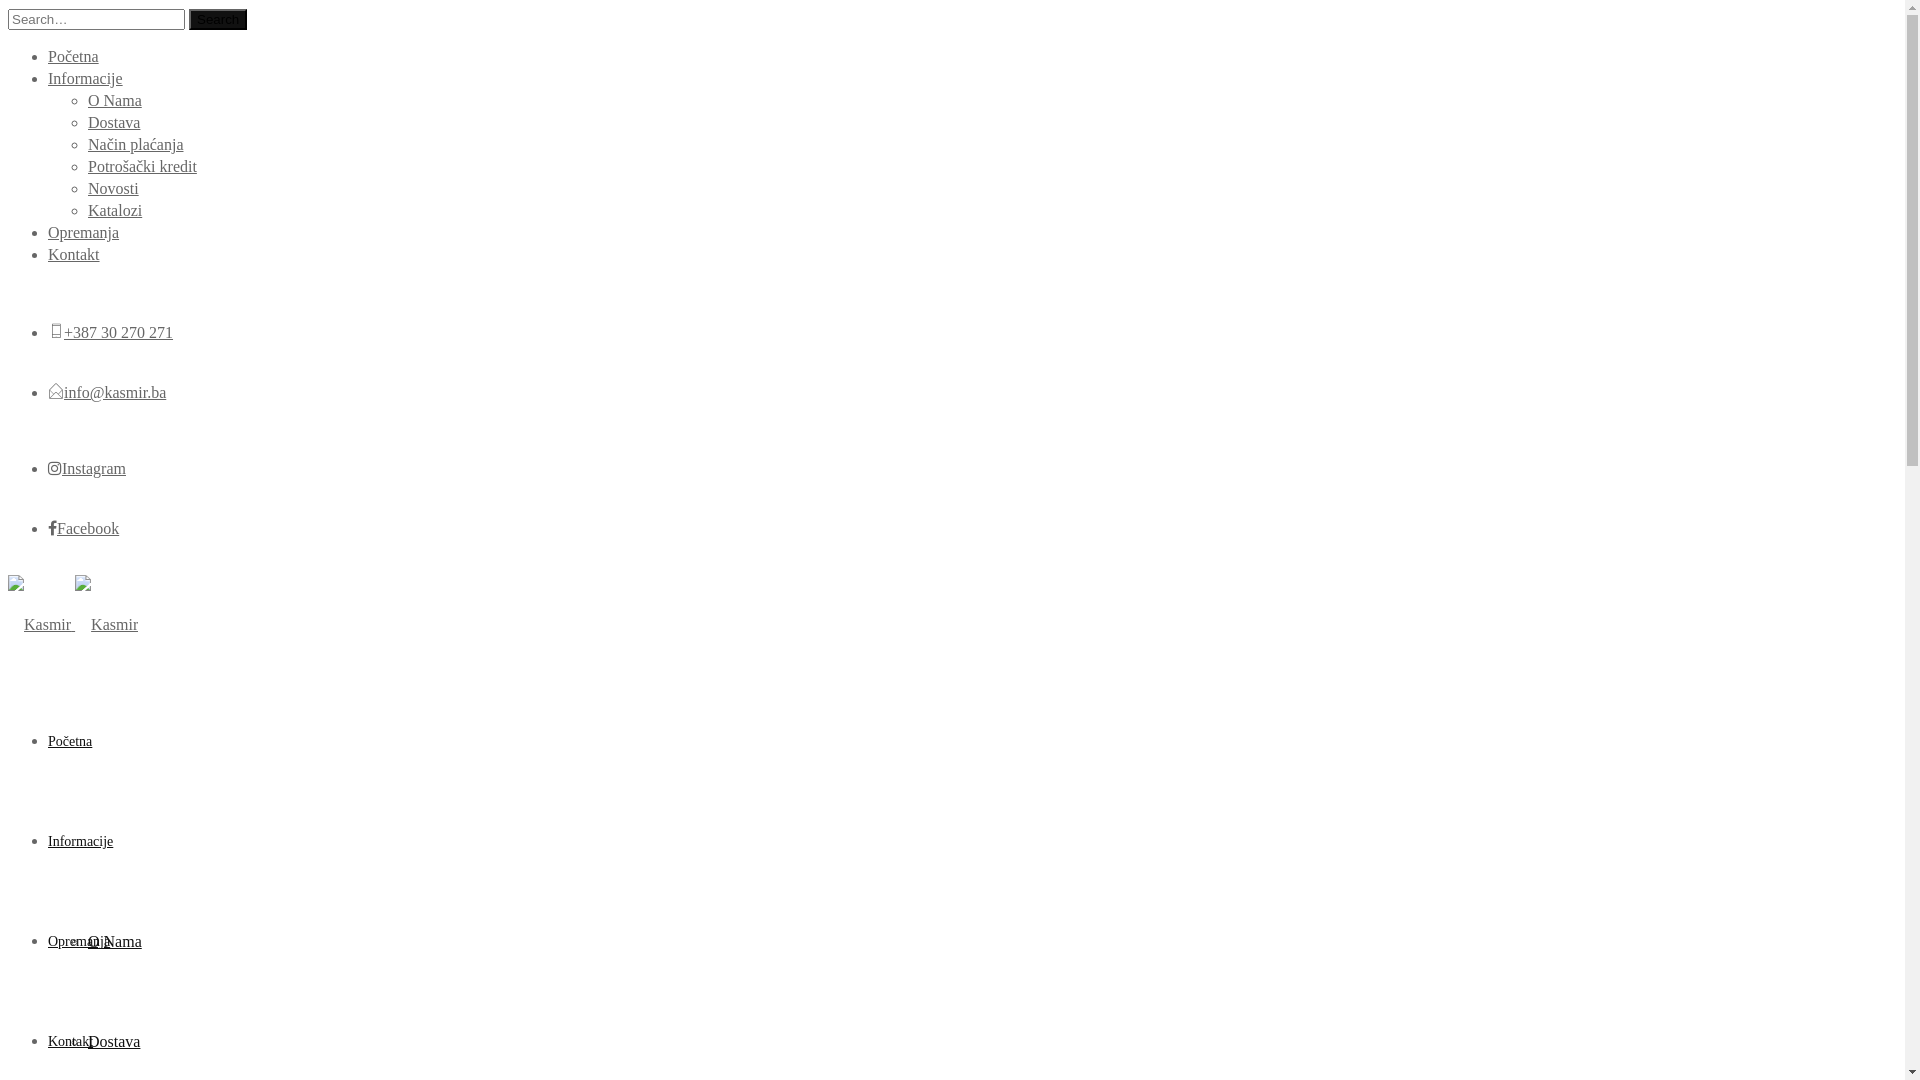  What do you see at coordinates (114, 210) in the screenshot?
I see `'Katalozi'` at bounding box center [114, 210].